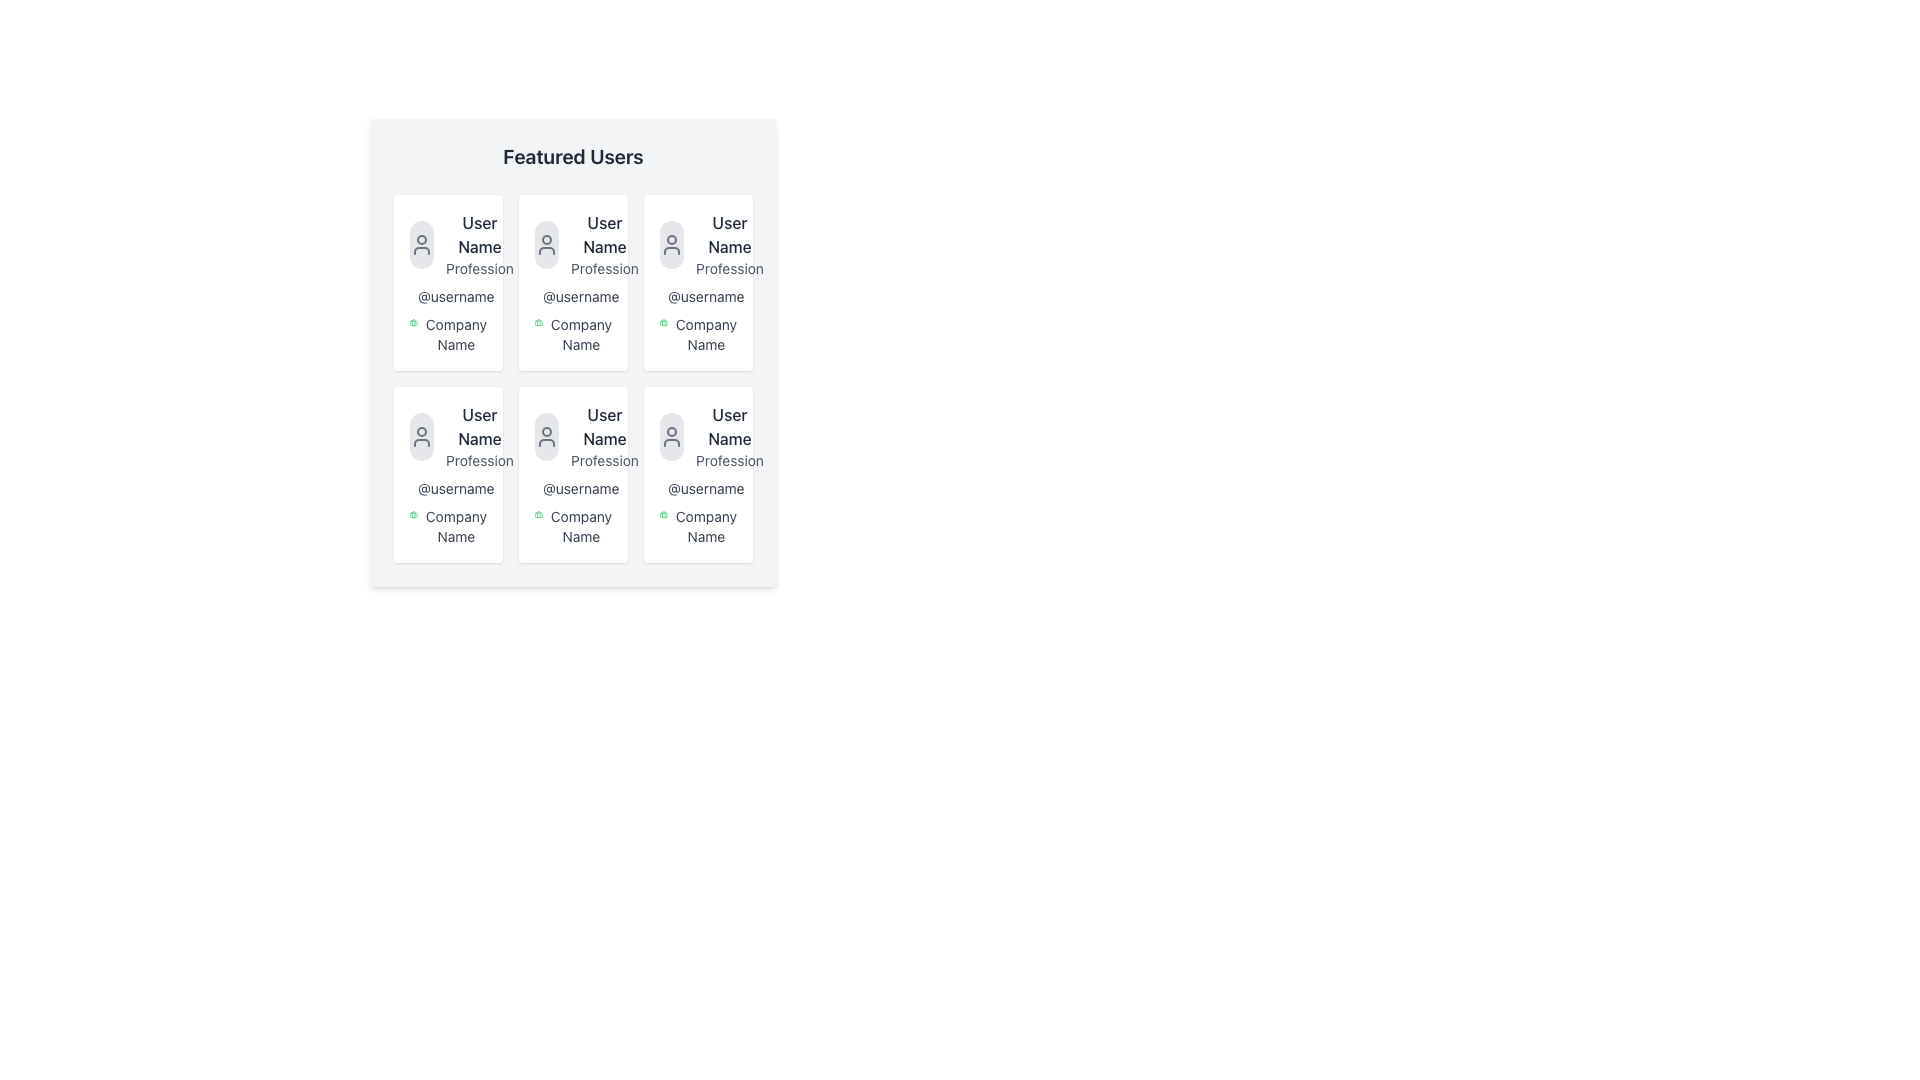 This screenshot has height=1080, width=1920. I want to click on the text '@username' displayed in dark gray color, located in the second column of the first row of the user profile grid, positioned below 'User Name Profession' and above 'Company Name', so click(580, 297).